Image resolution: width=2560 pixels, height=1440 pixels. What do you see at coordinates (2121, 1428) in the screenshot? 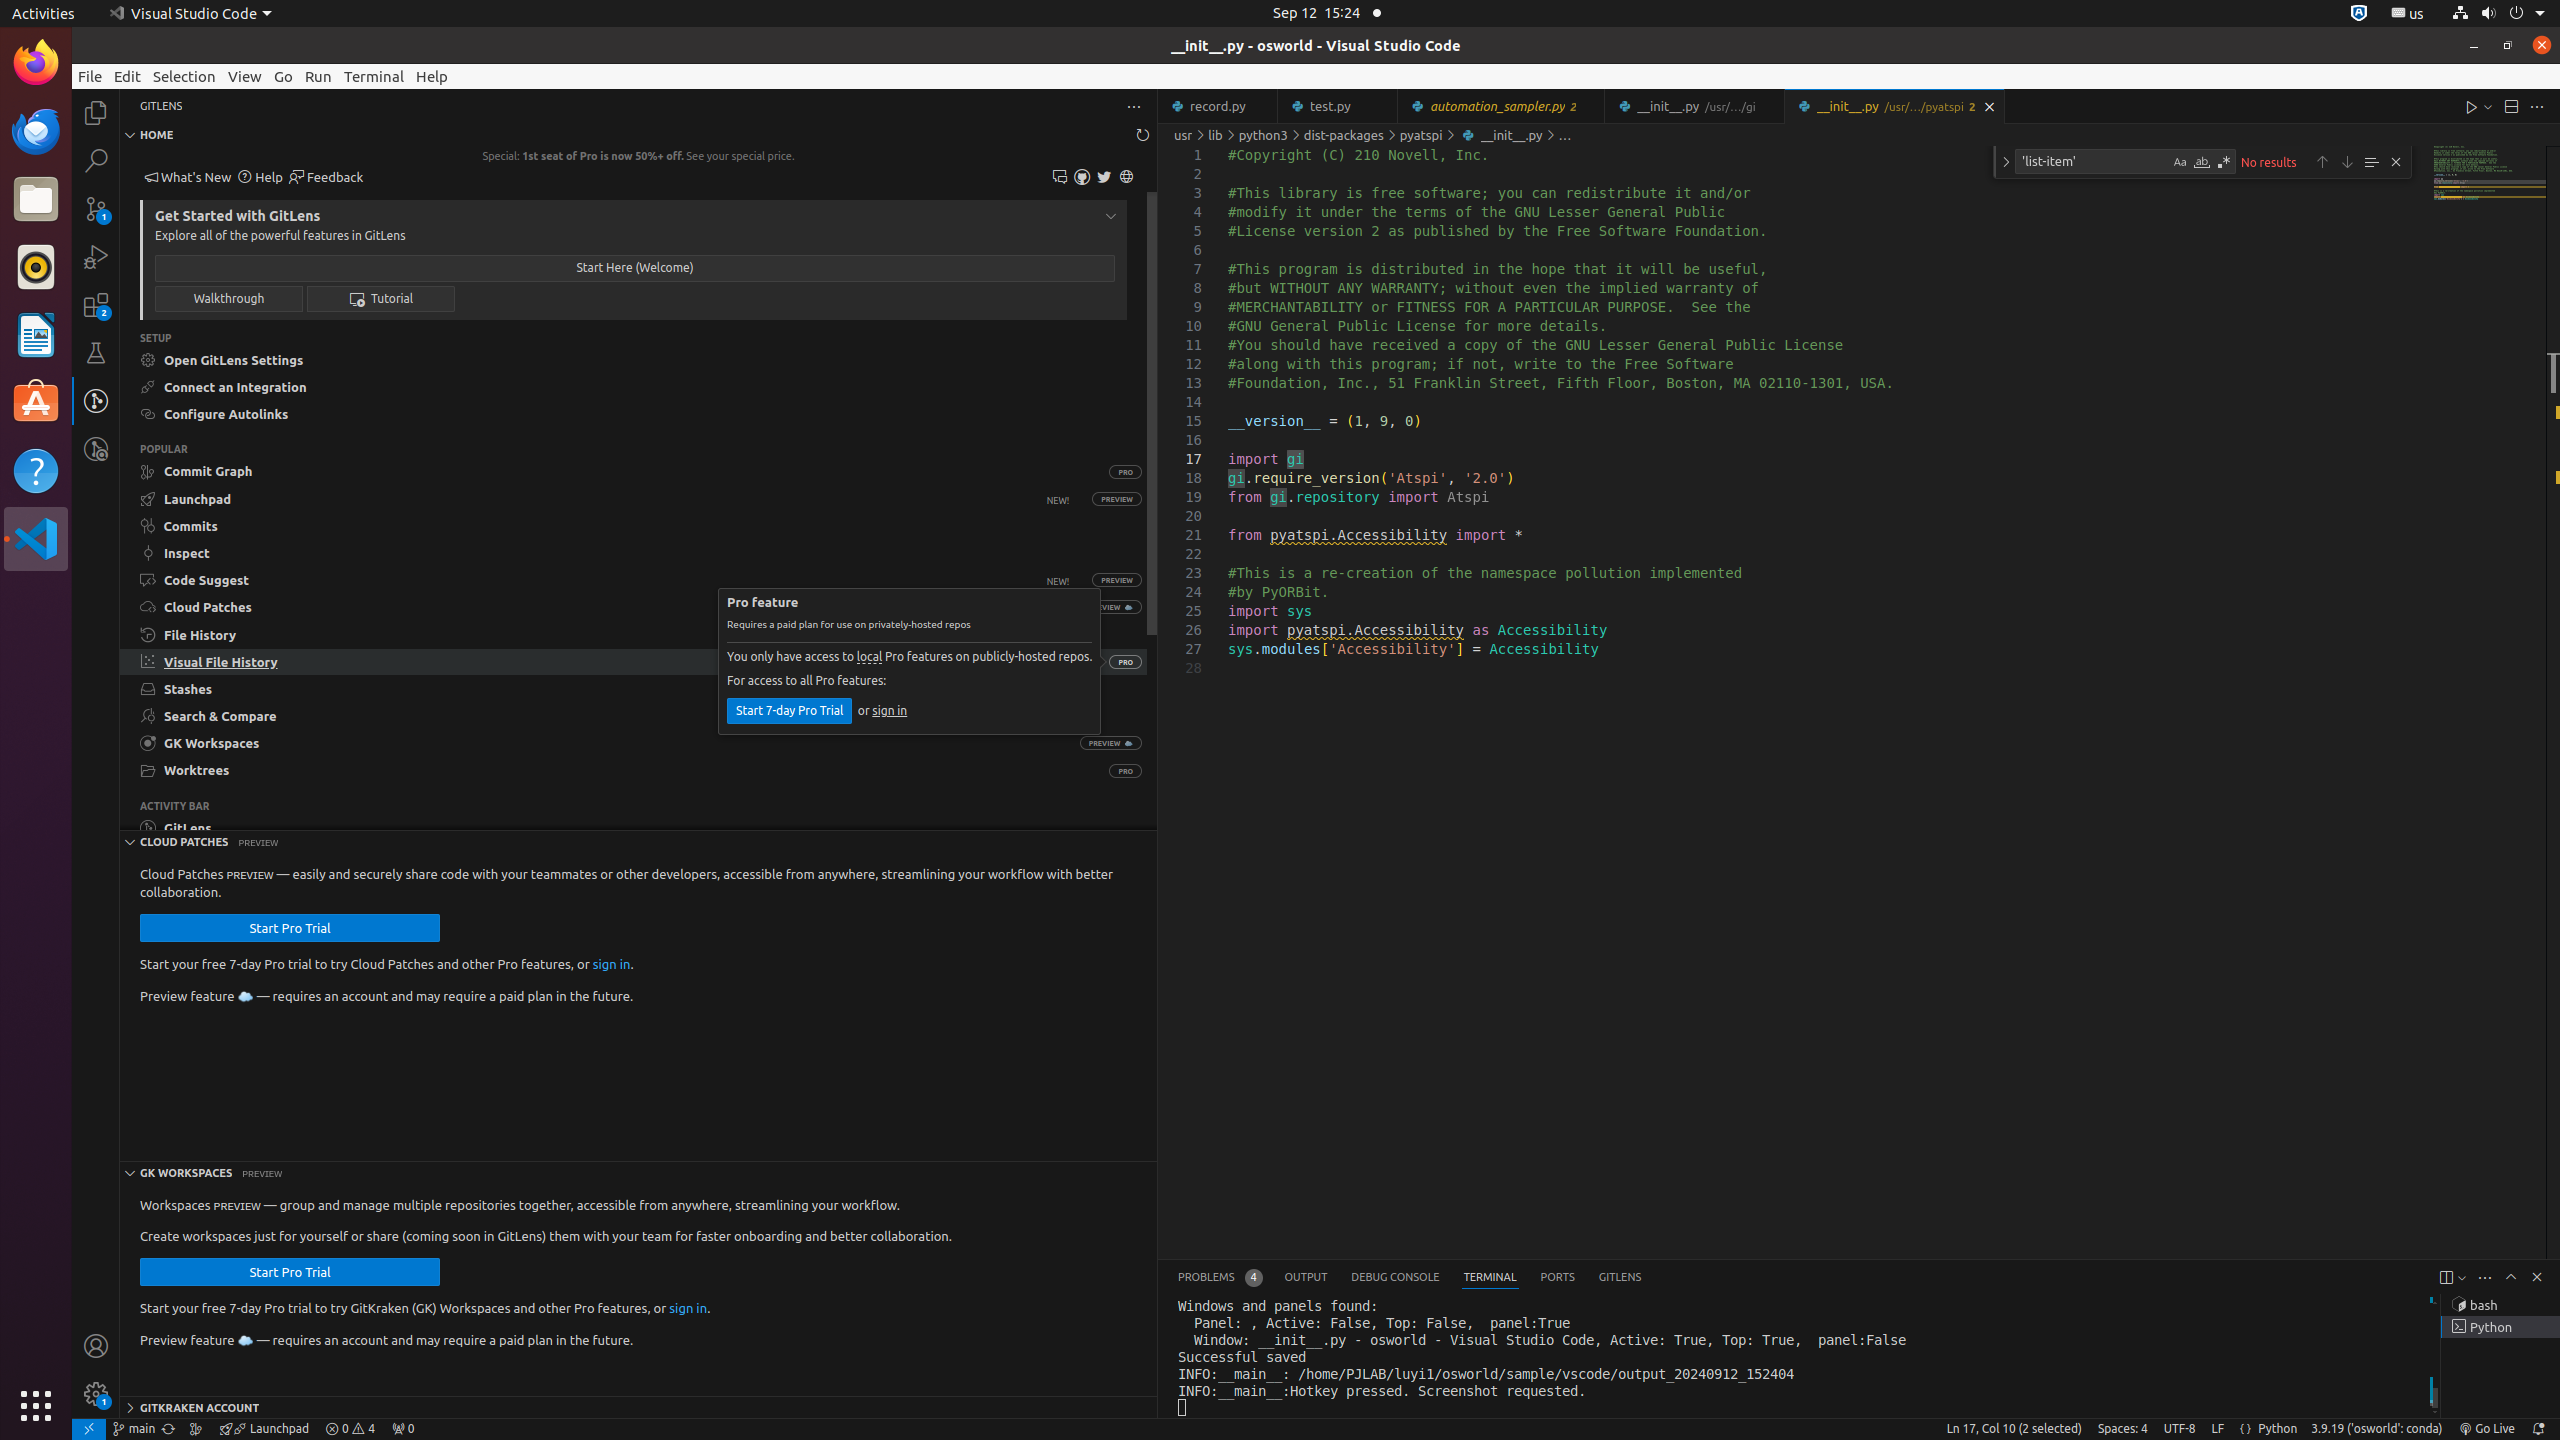
I see `'Spaces: 4'` at bounding box center [2121, 1428].